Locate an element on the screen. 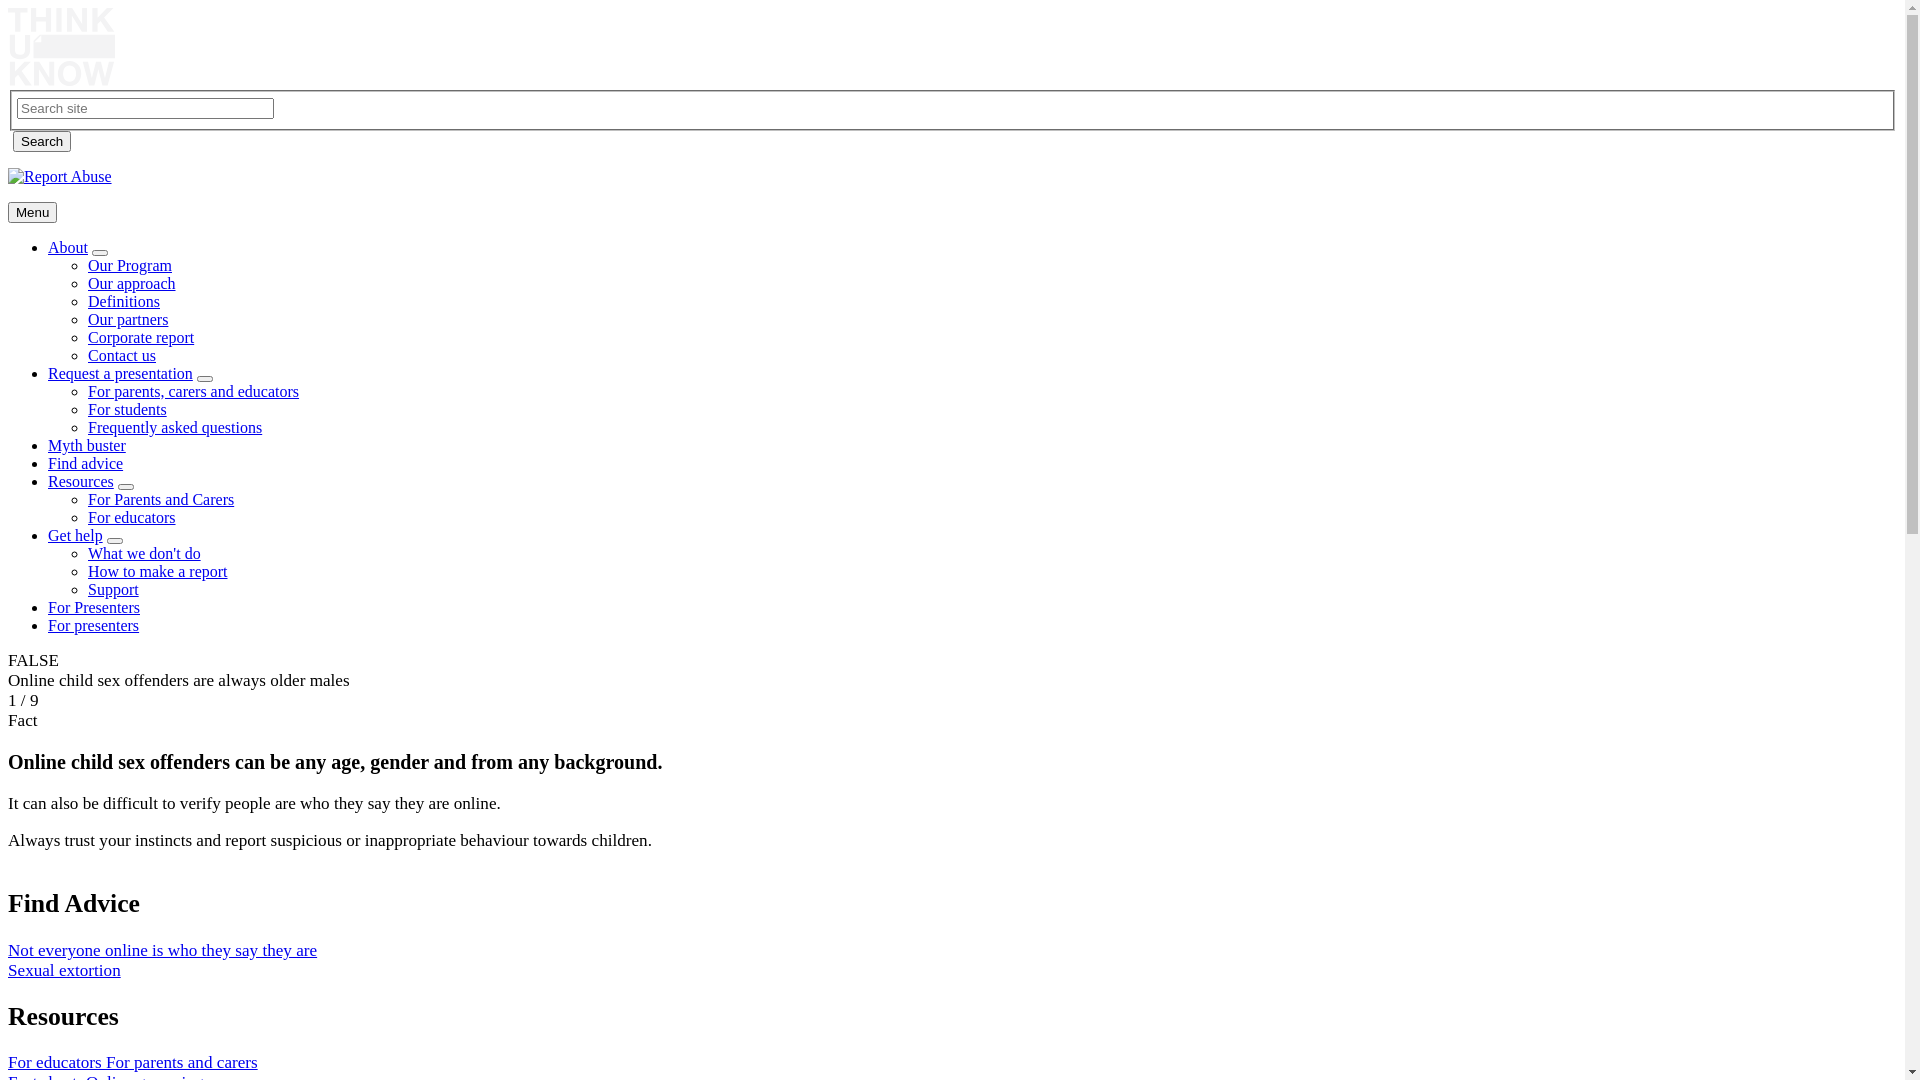 The width and height of the screenshot is (1920, 1080). 'Frequently asked questions' is located at coordinates (174, 426).